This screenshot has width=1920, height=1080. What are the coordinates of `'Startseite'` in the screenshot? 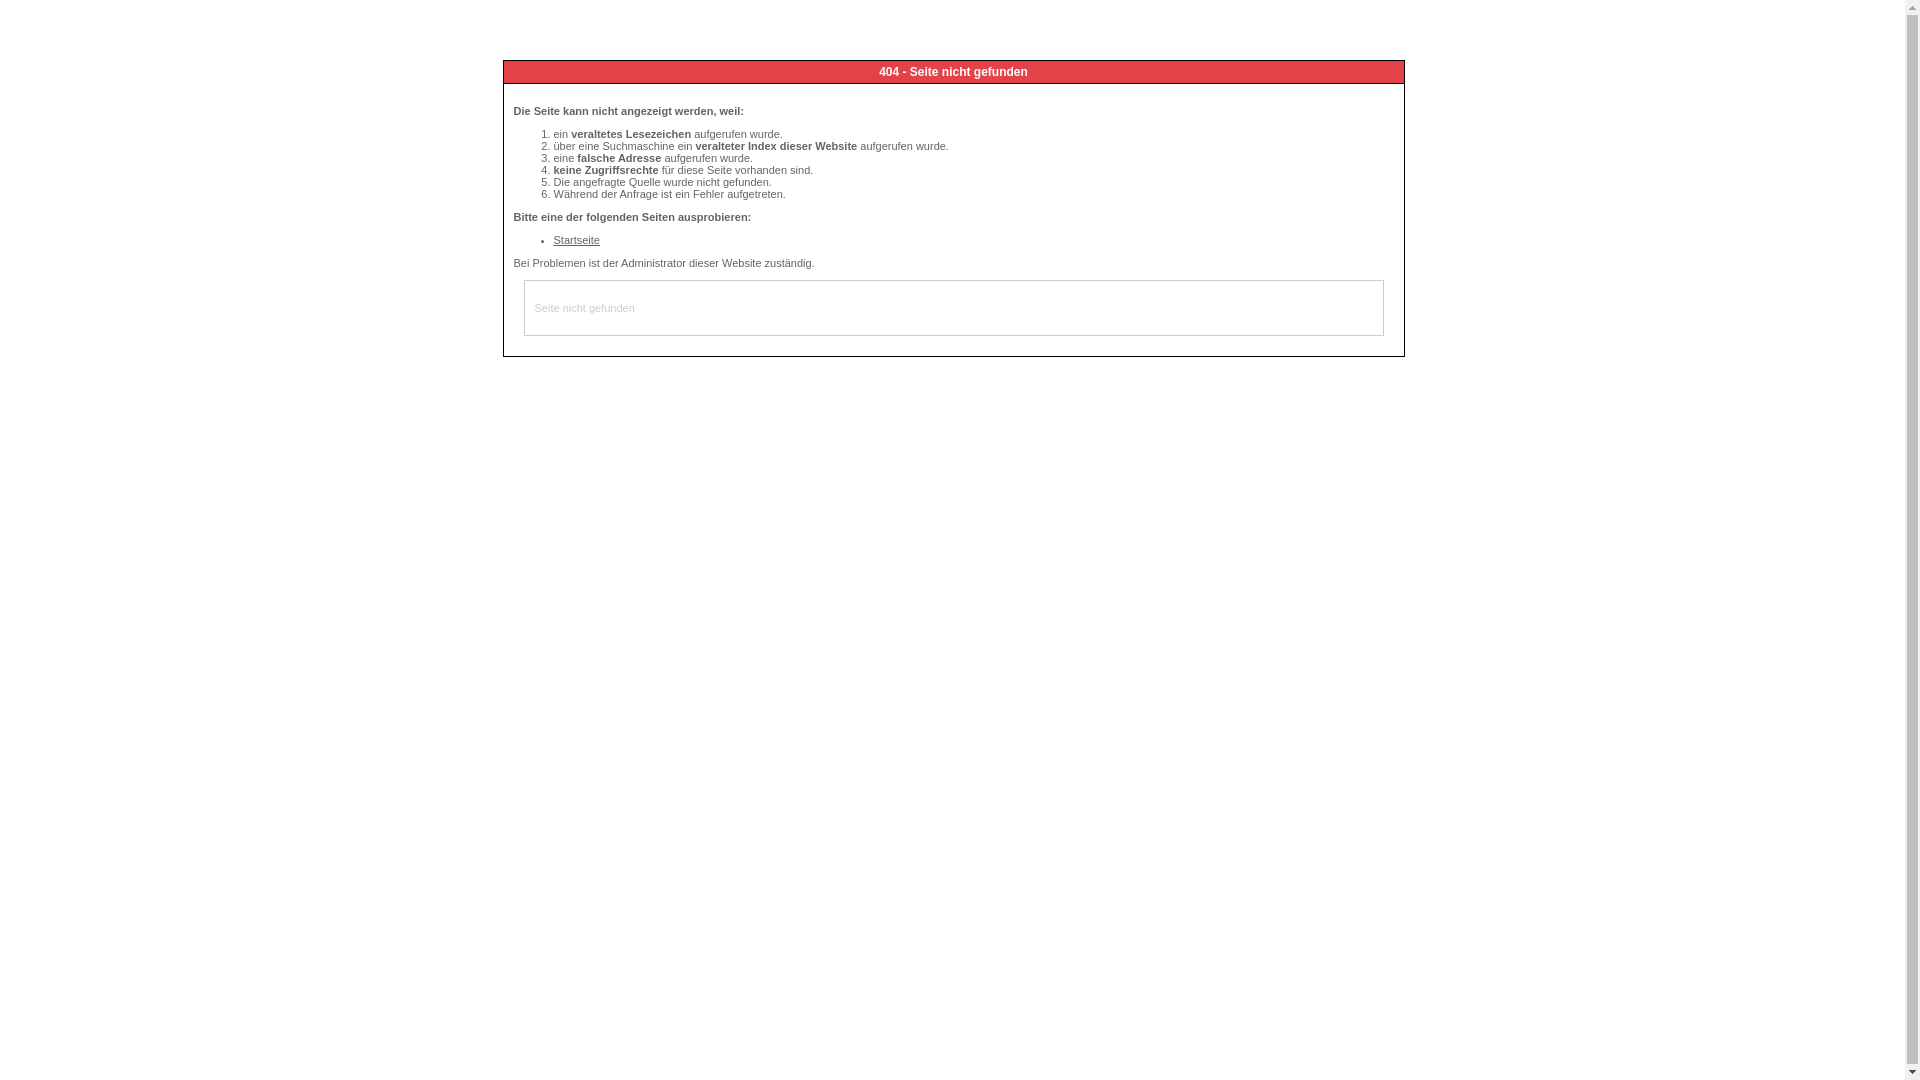 It's located at (553, 238).